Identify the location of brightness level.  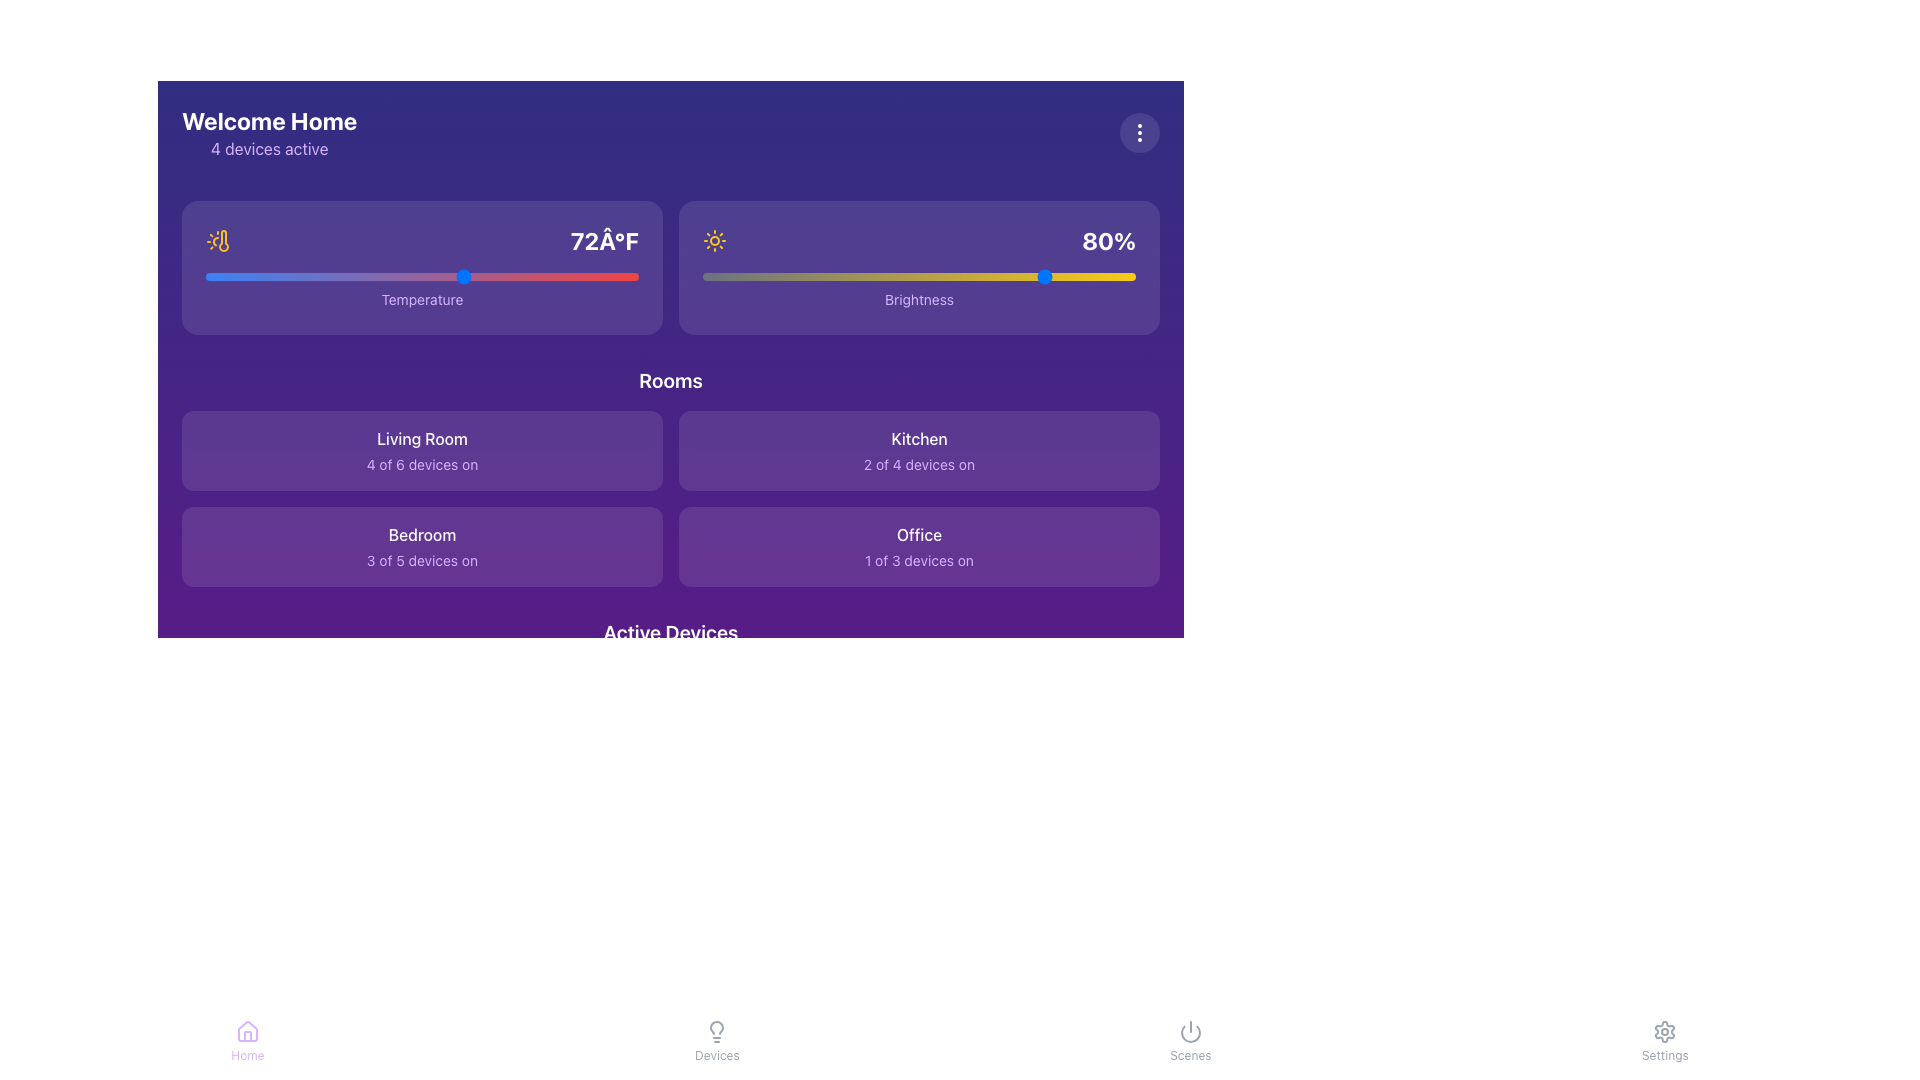
(775, 277).